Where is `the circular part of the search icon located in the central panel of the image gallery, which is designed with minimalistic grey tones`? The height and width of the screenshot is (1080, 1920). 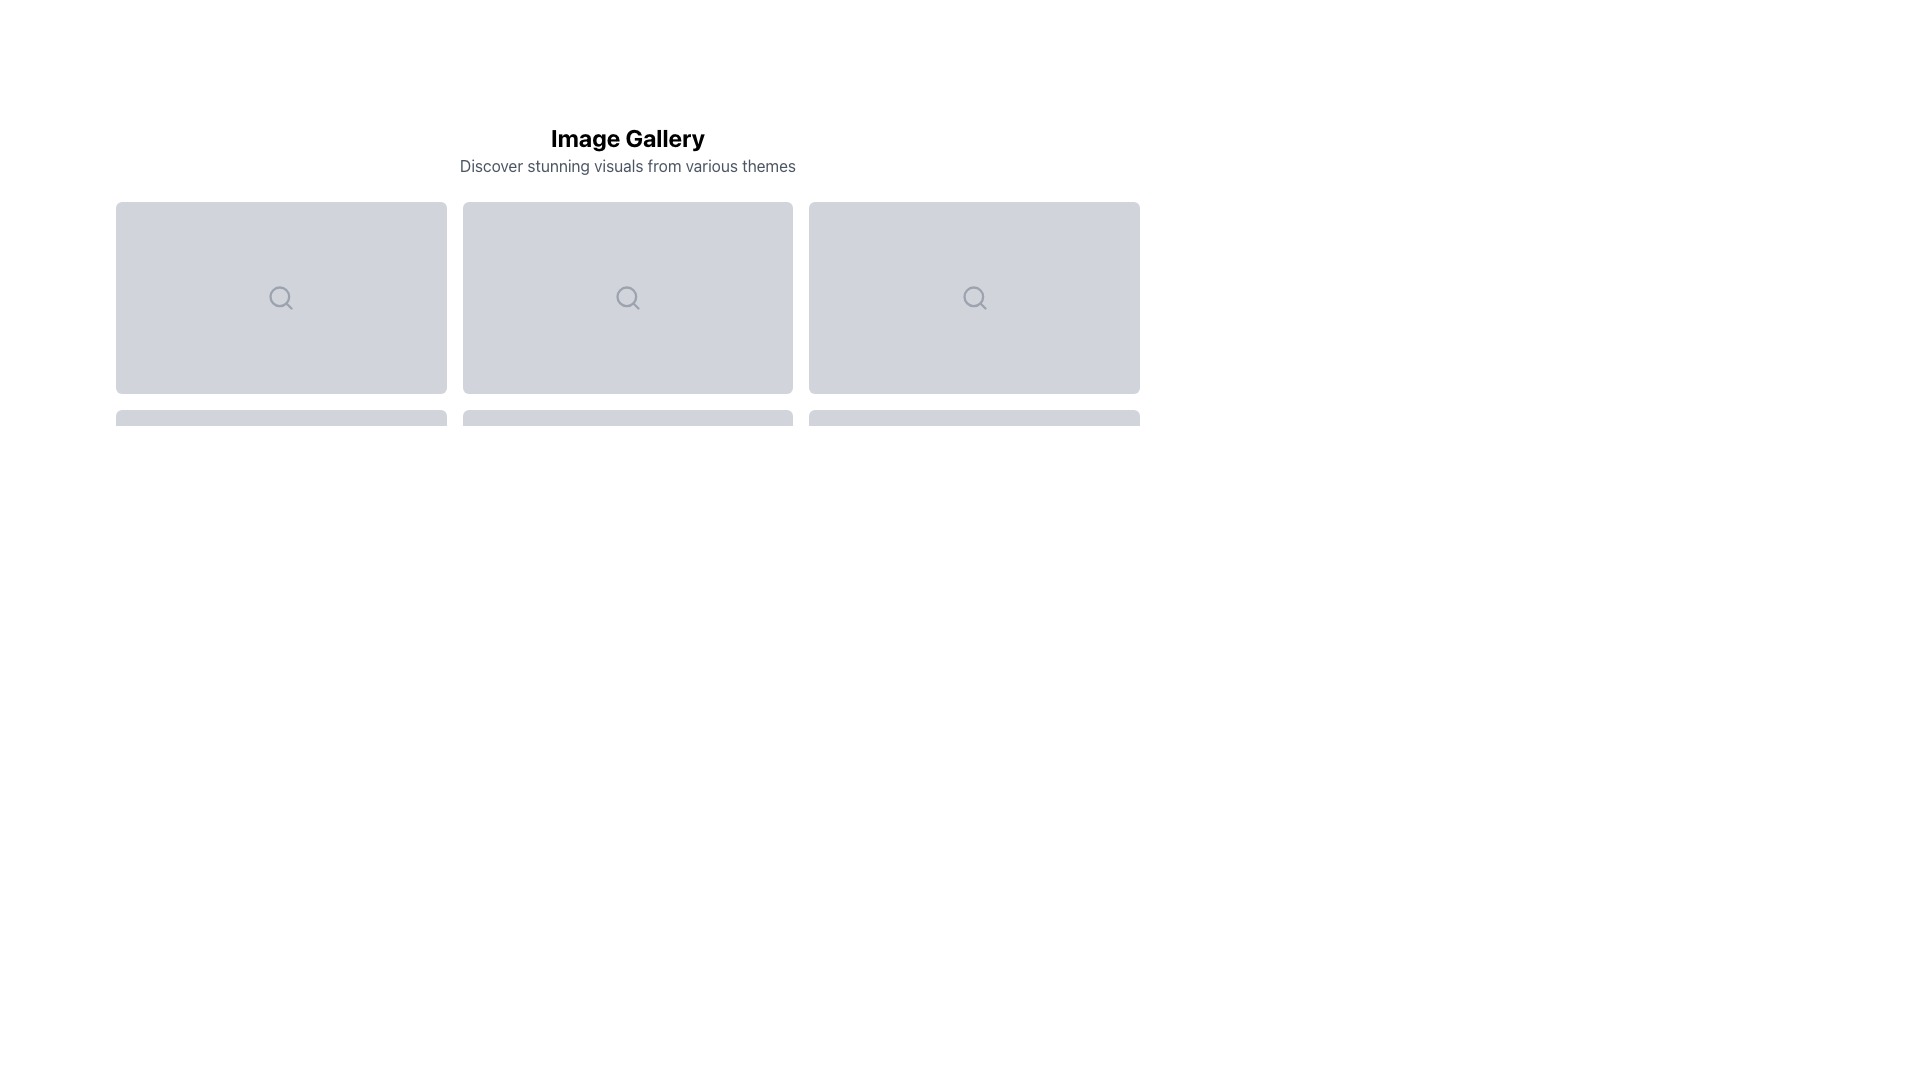
the circular part of the search icon located in the central panel of the image gallery, which is designed with minimalistic grey tones is located at coordinates (625, 296).